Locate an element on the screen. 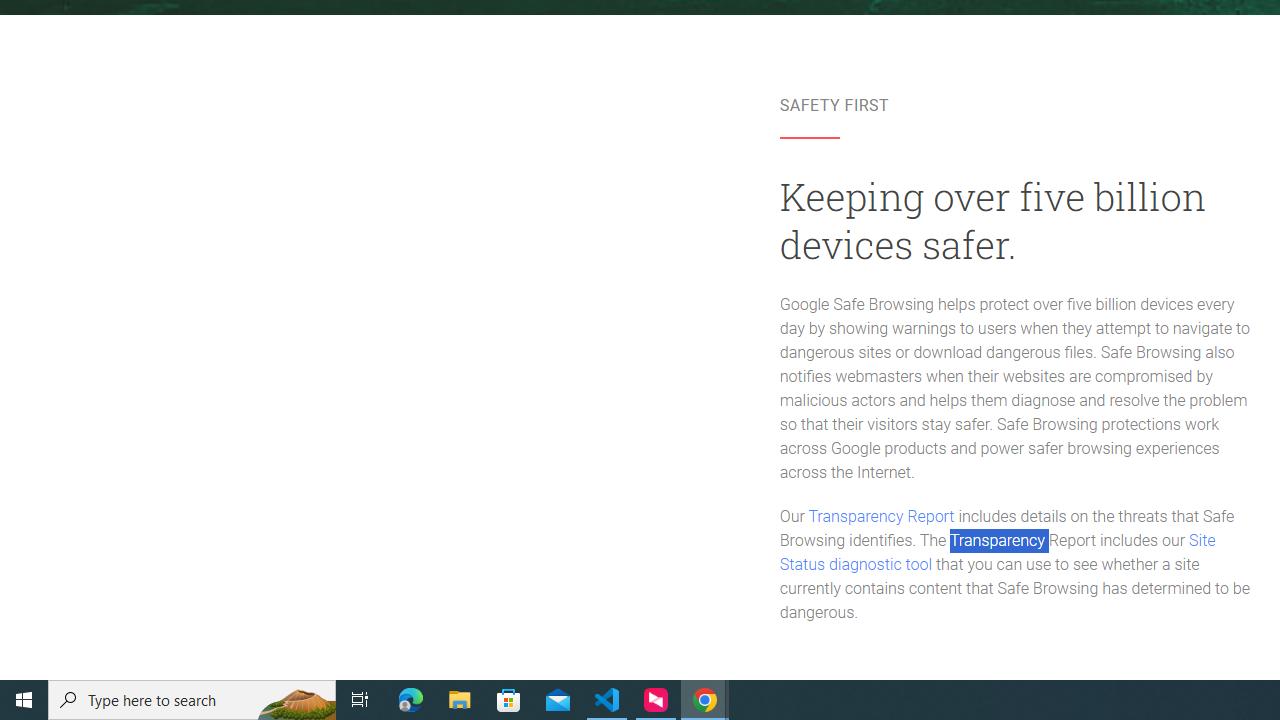  'Site Status diagnostic tool' is located at coordinates (997, 553).